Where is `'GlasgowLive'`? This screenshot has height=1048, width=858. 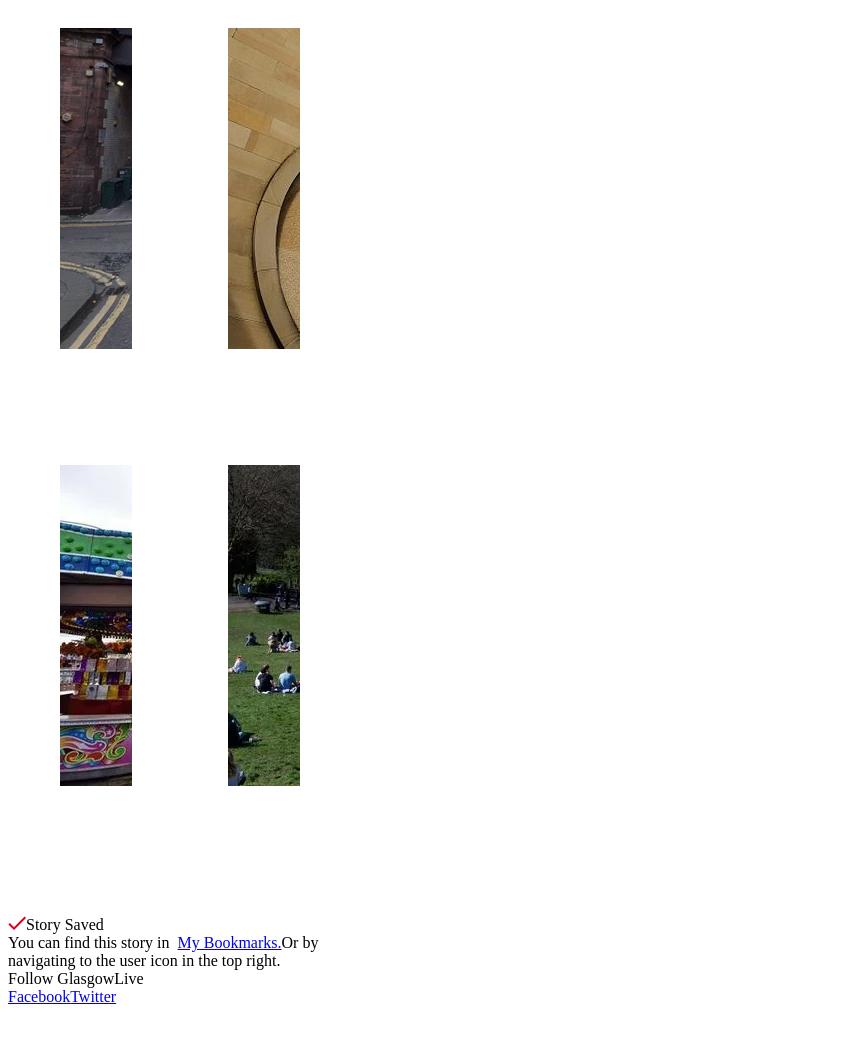 'GlasgowLive' is located at coordinates (100, 977).